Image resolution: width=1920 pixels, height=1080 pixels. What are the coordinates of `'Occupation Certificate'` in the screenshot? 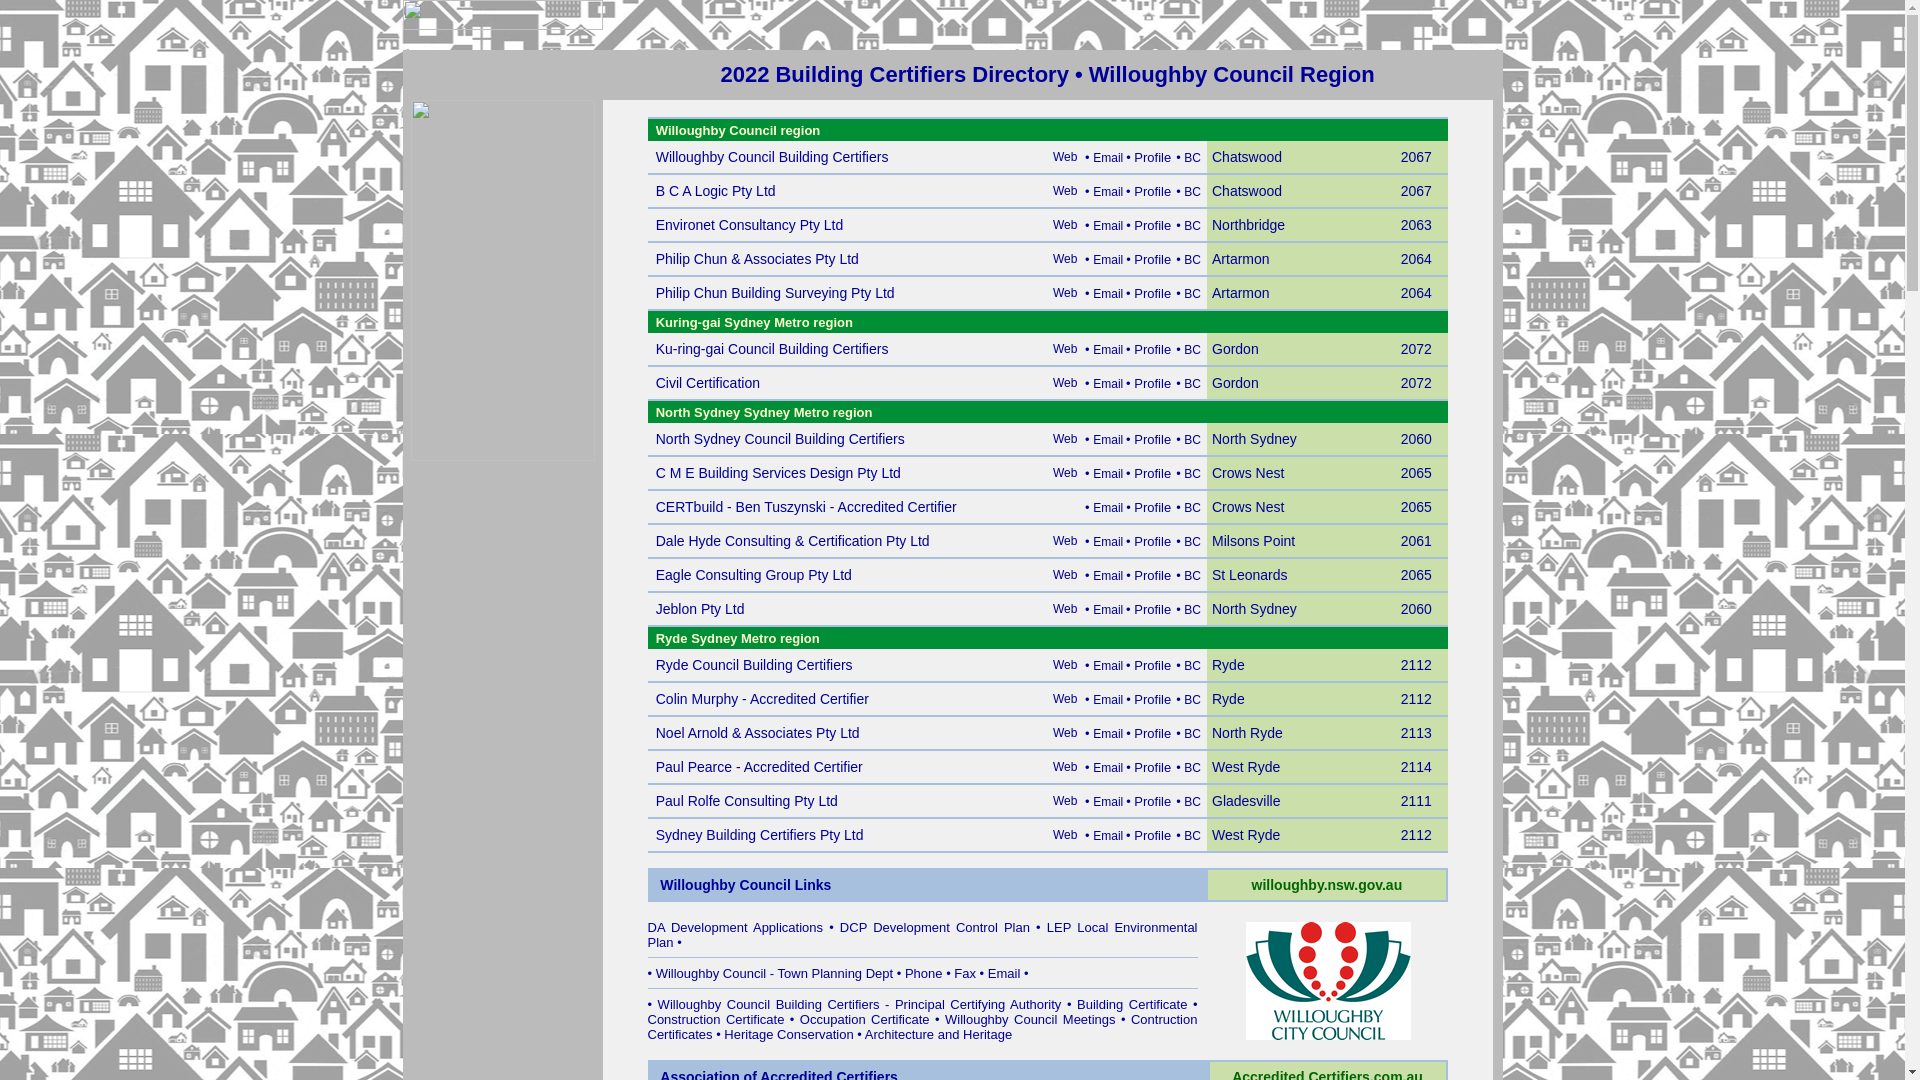 It's located at (864, 1019).